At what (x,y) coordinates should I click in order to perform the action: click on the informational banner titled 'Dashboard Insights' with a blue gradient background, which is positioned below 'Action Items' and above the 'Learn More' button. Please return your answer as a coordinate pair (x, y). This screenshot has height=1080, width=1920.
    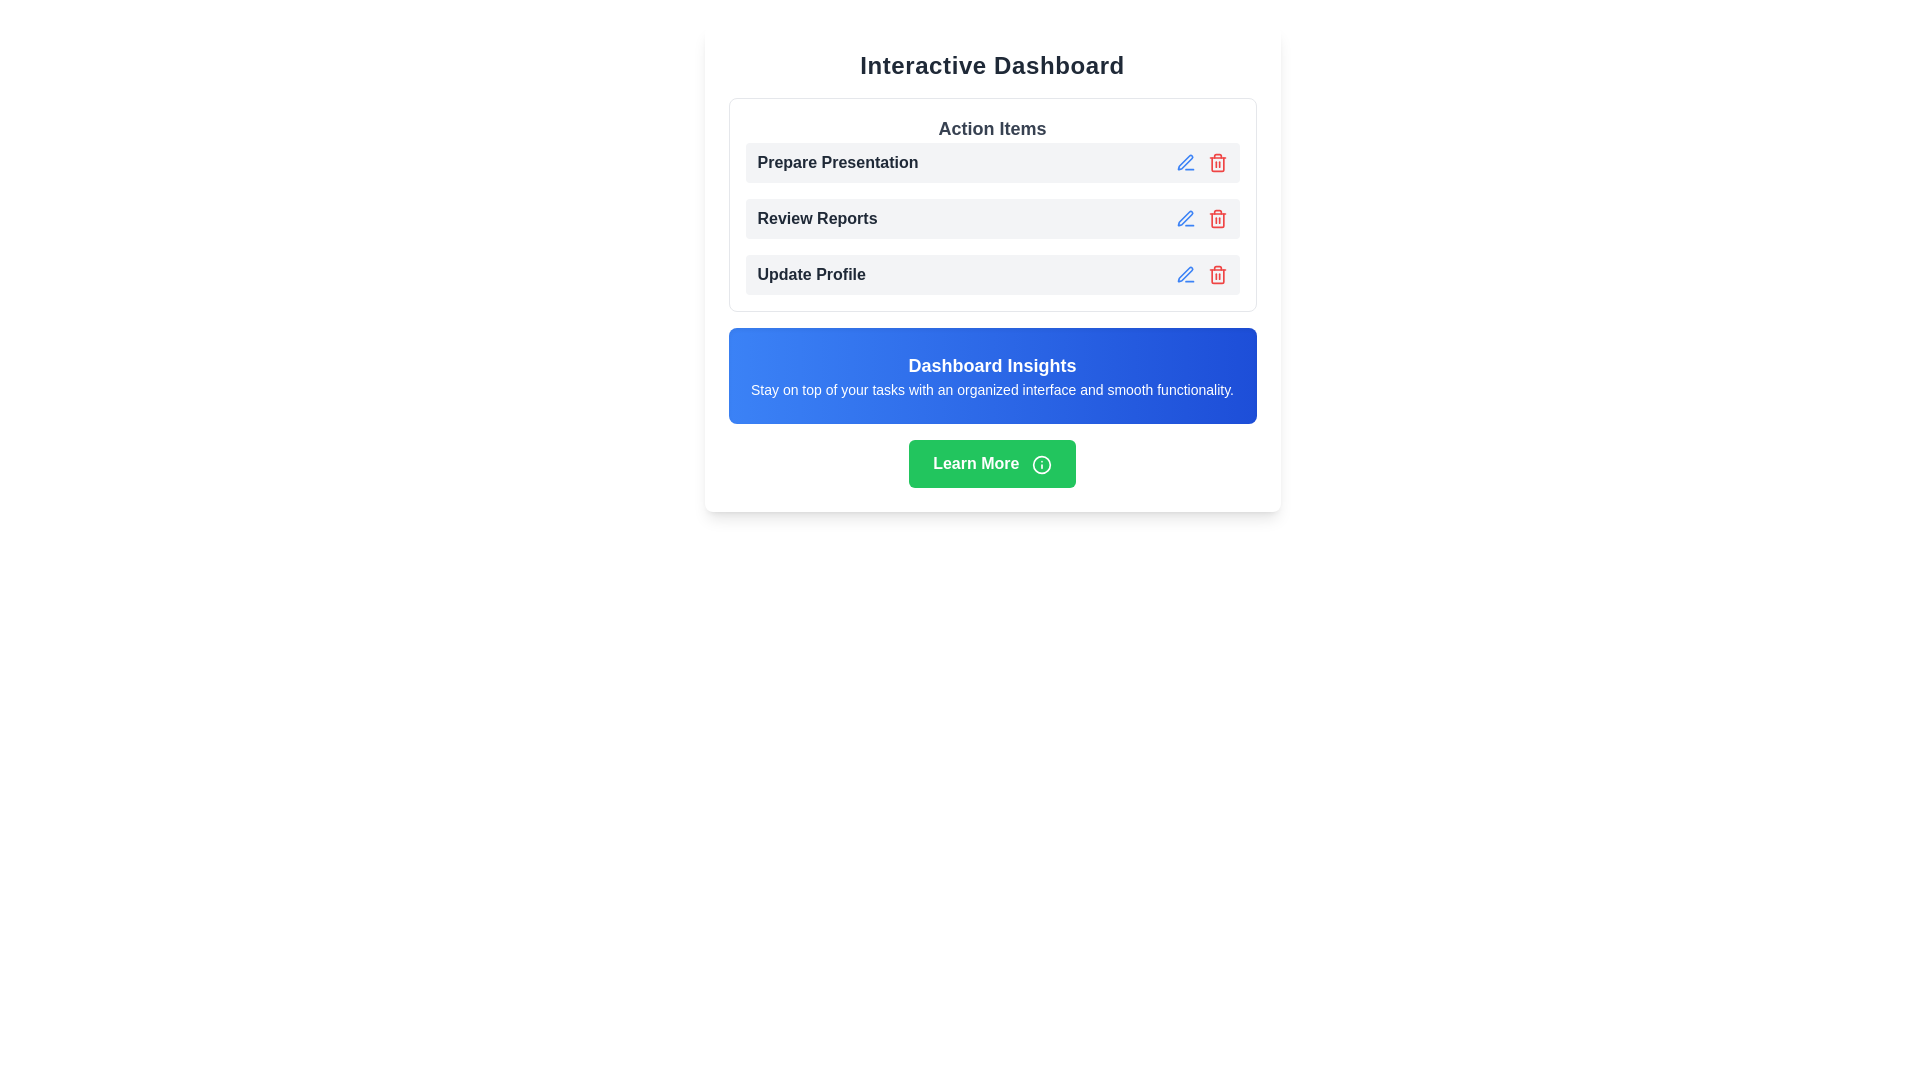
    Looking at the image, I should click on (992, 375).